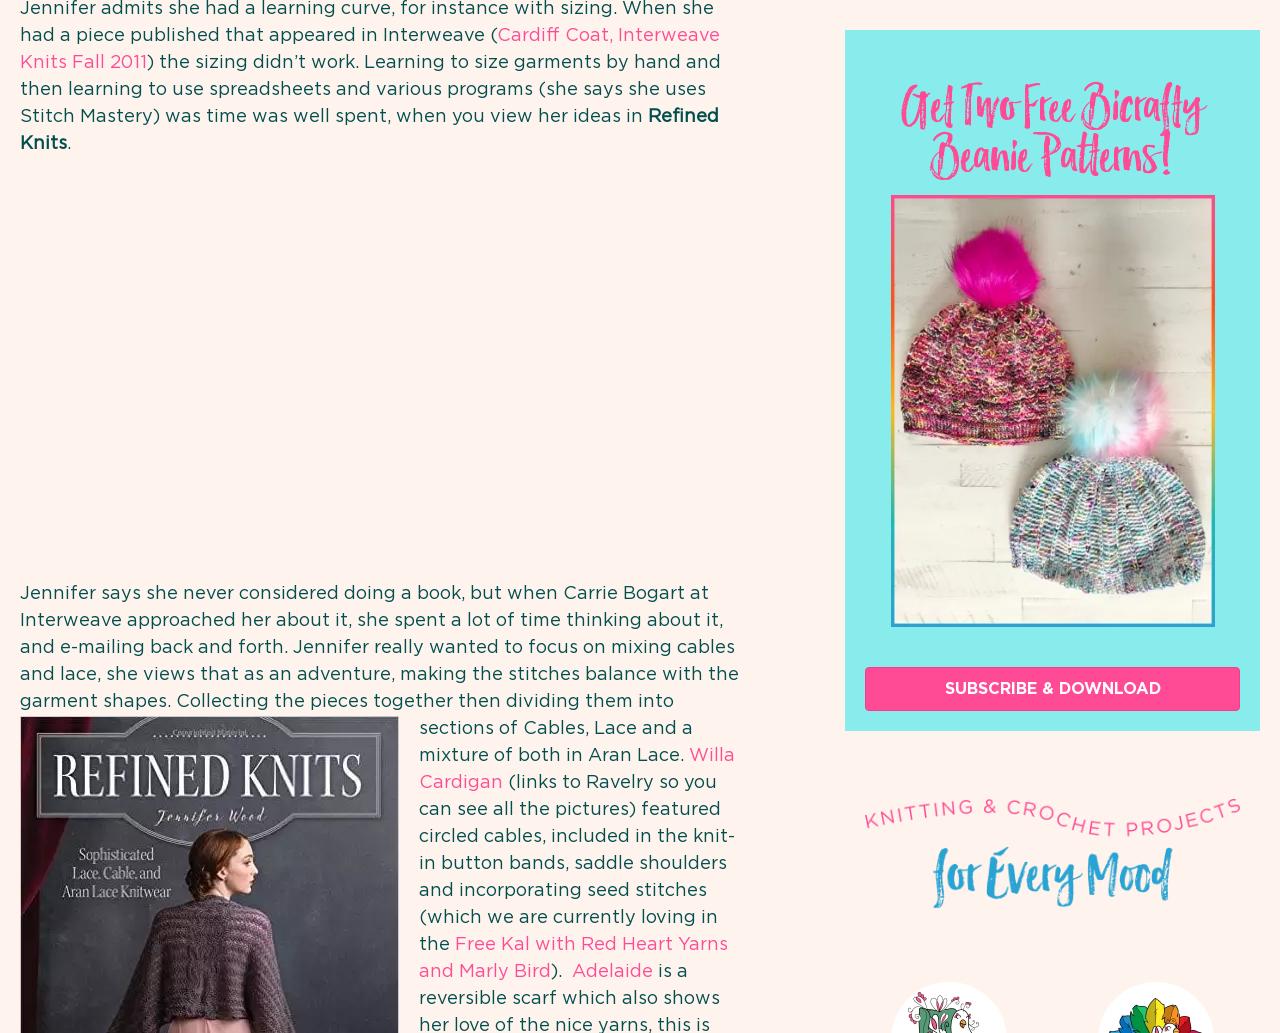 Image resolution: width=1280 pixels, height=1033 pixels. I want to click on ') the sizing didn’t work. Learning to size garments by hand and then learning to use spreadsheets and various programs (she says she uses Stitch Mastery) was time was well spent, when you view her ideas in', so click(370, 89).